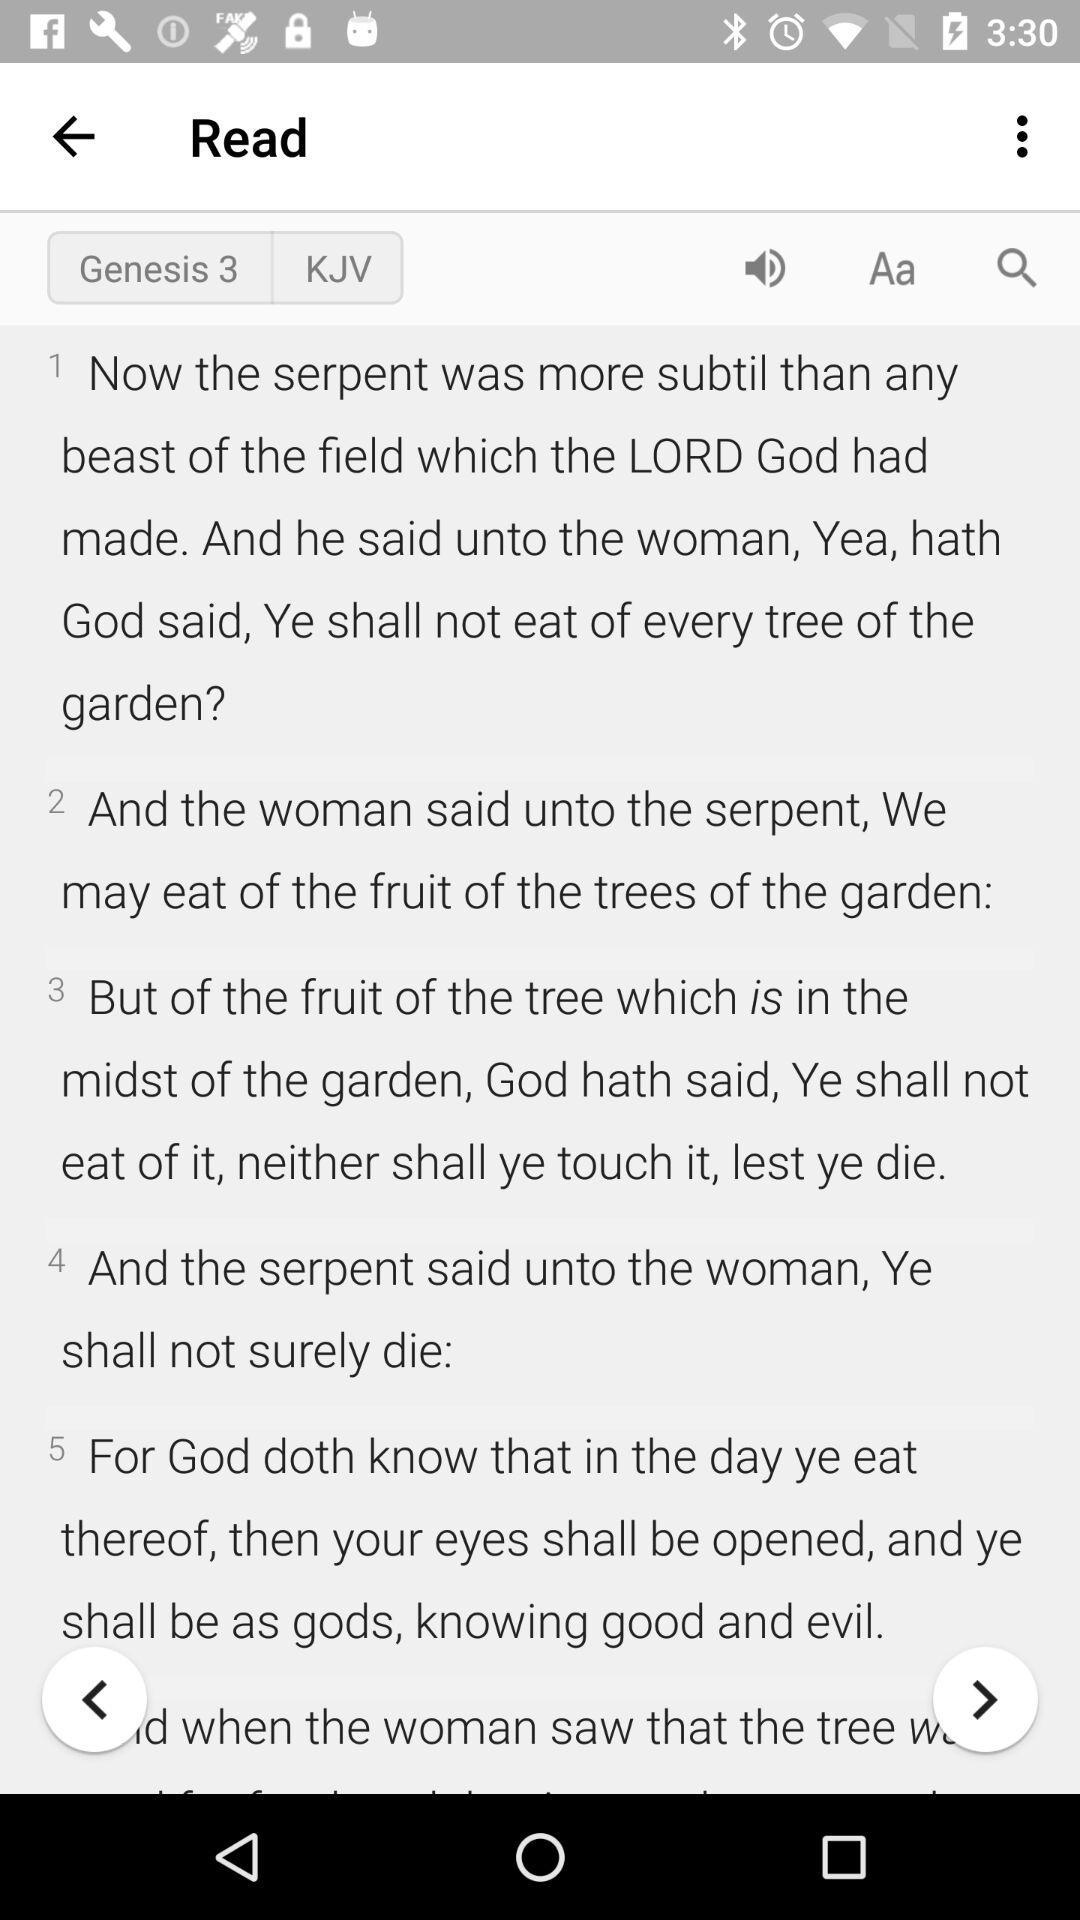 This screenshot has width=1080, height=1920. I want to click on listen to text, so click(764, 266).